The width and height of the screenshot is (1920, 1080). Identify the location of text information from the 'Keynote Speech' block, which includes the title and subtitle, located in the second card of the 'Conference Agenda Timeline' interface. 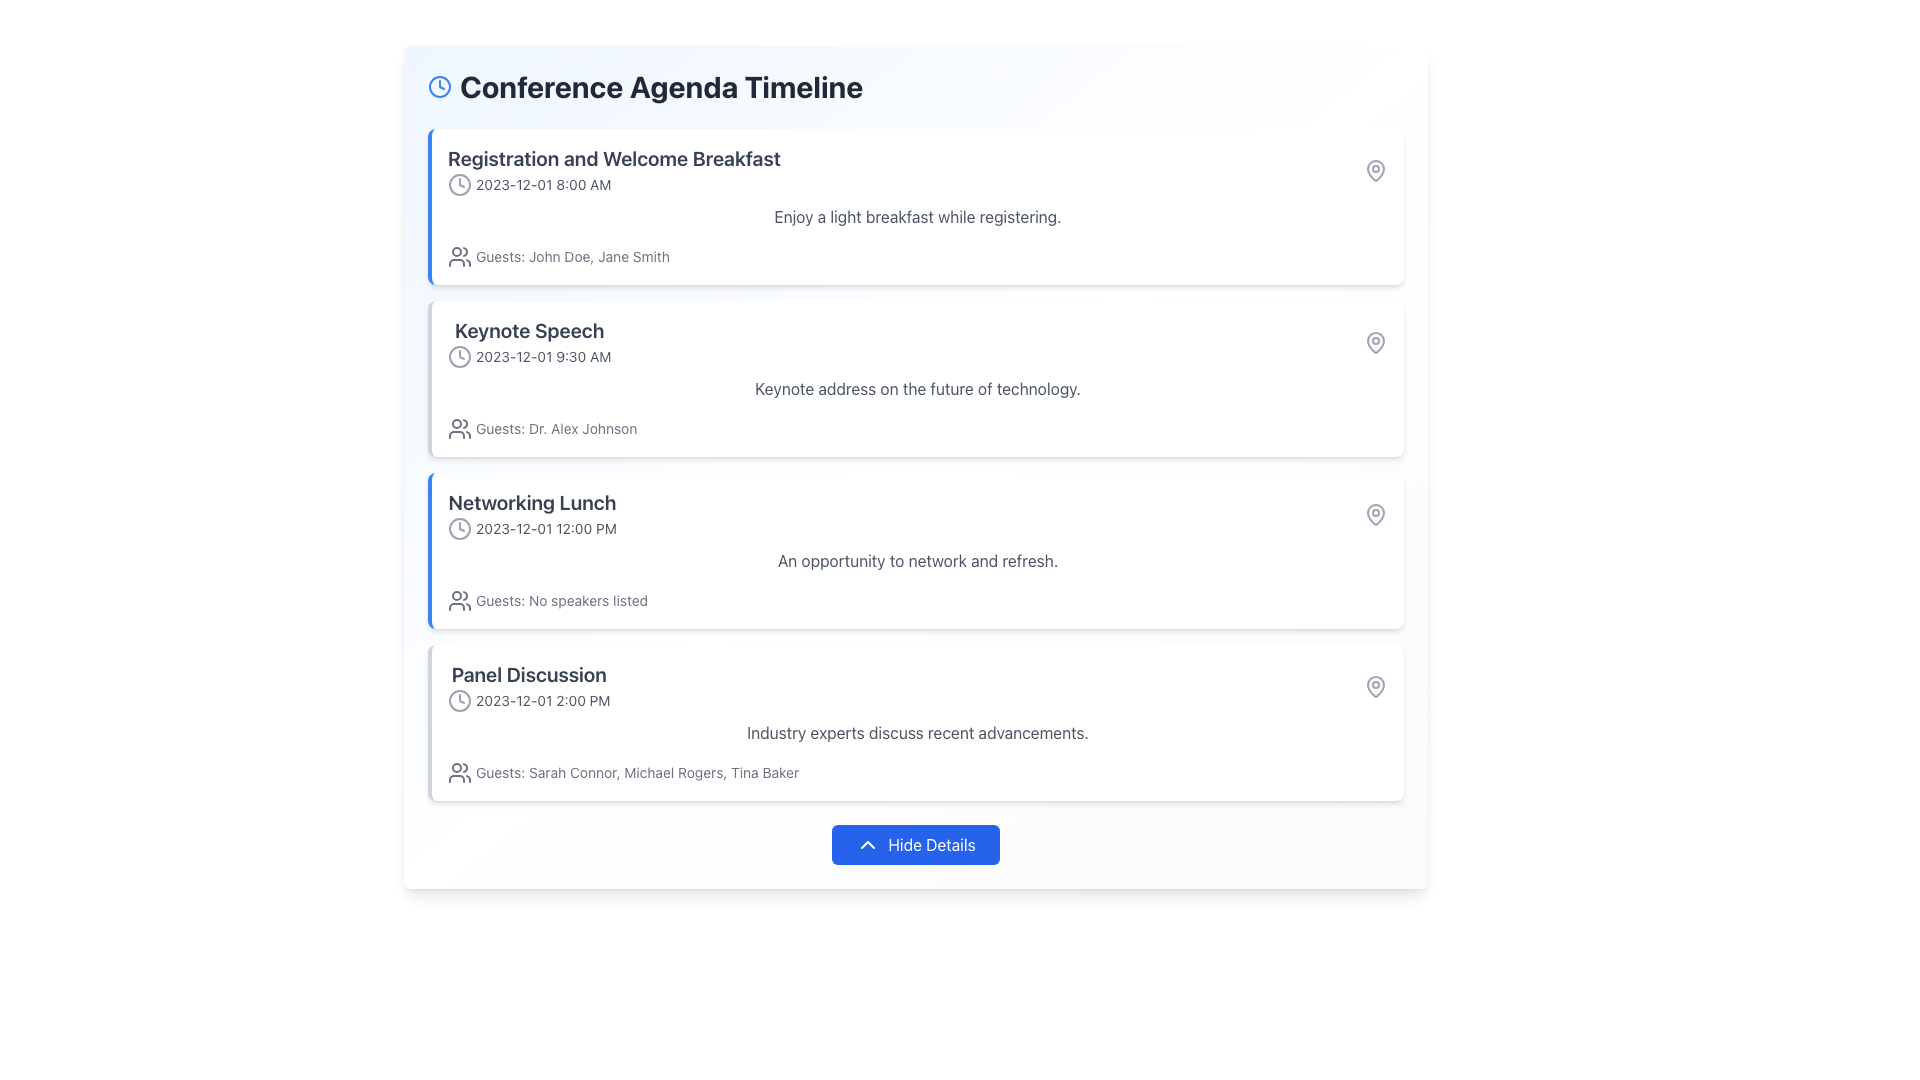
(529, 342).